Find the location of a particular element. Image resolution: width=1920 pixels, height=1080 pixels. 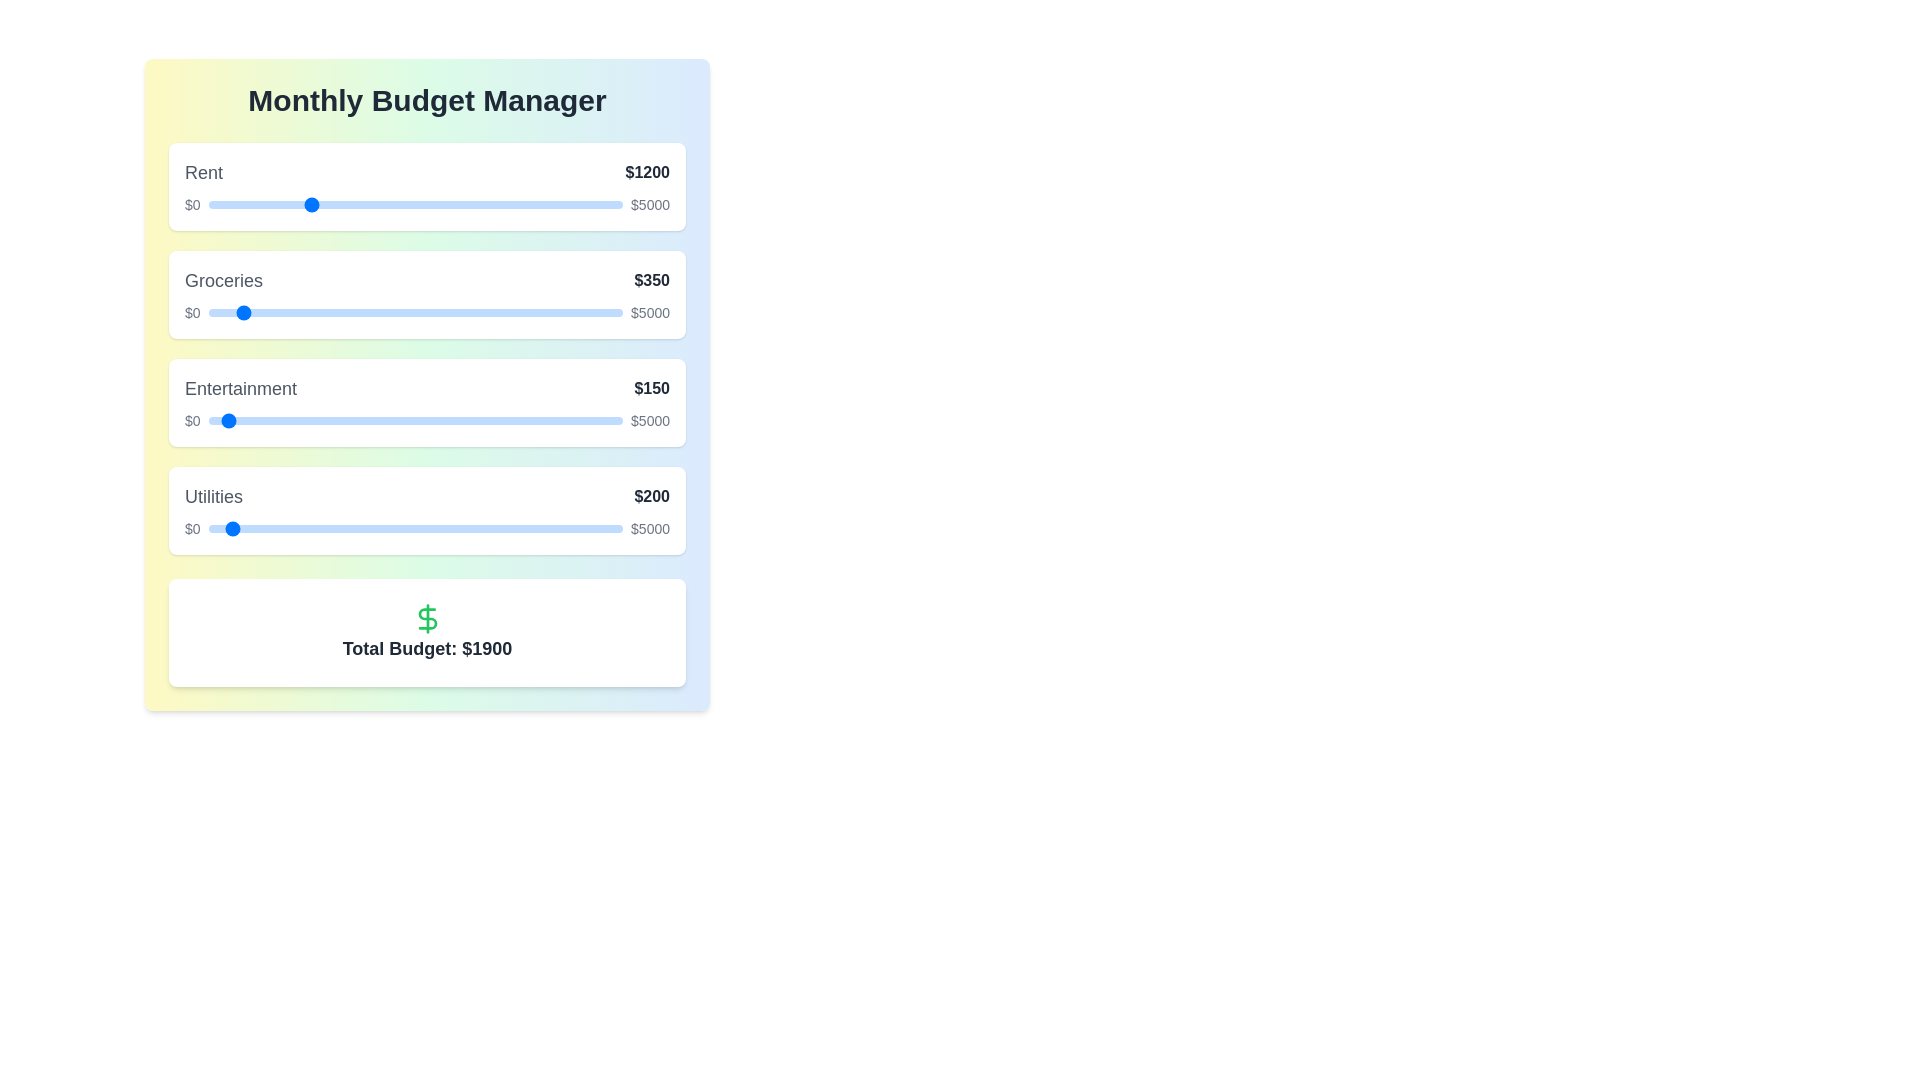

the value of the slider is located at coordinates (493, 419).